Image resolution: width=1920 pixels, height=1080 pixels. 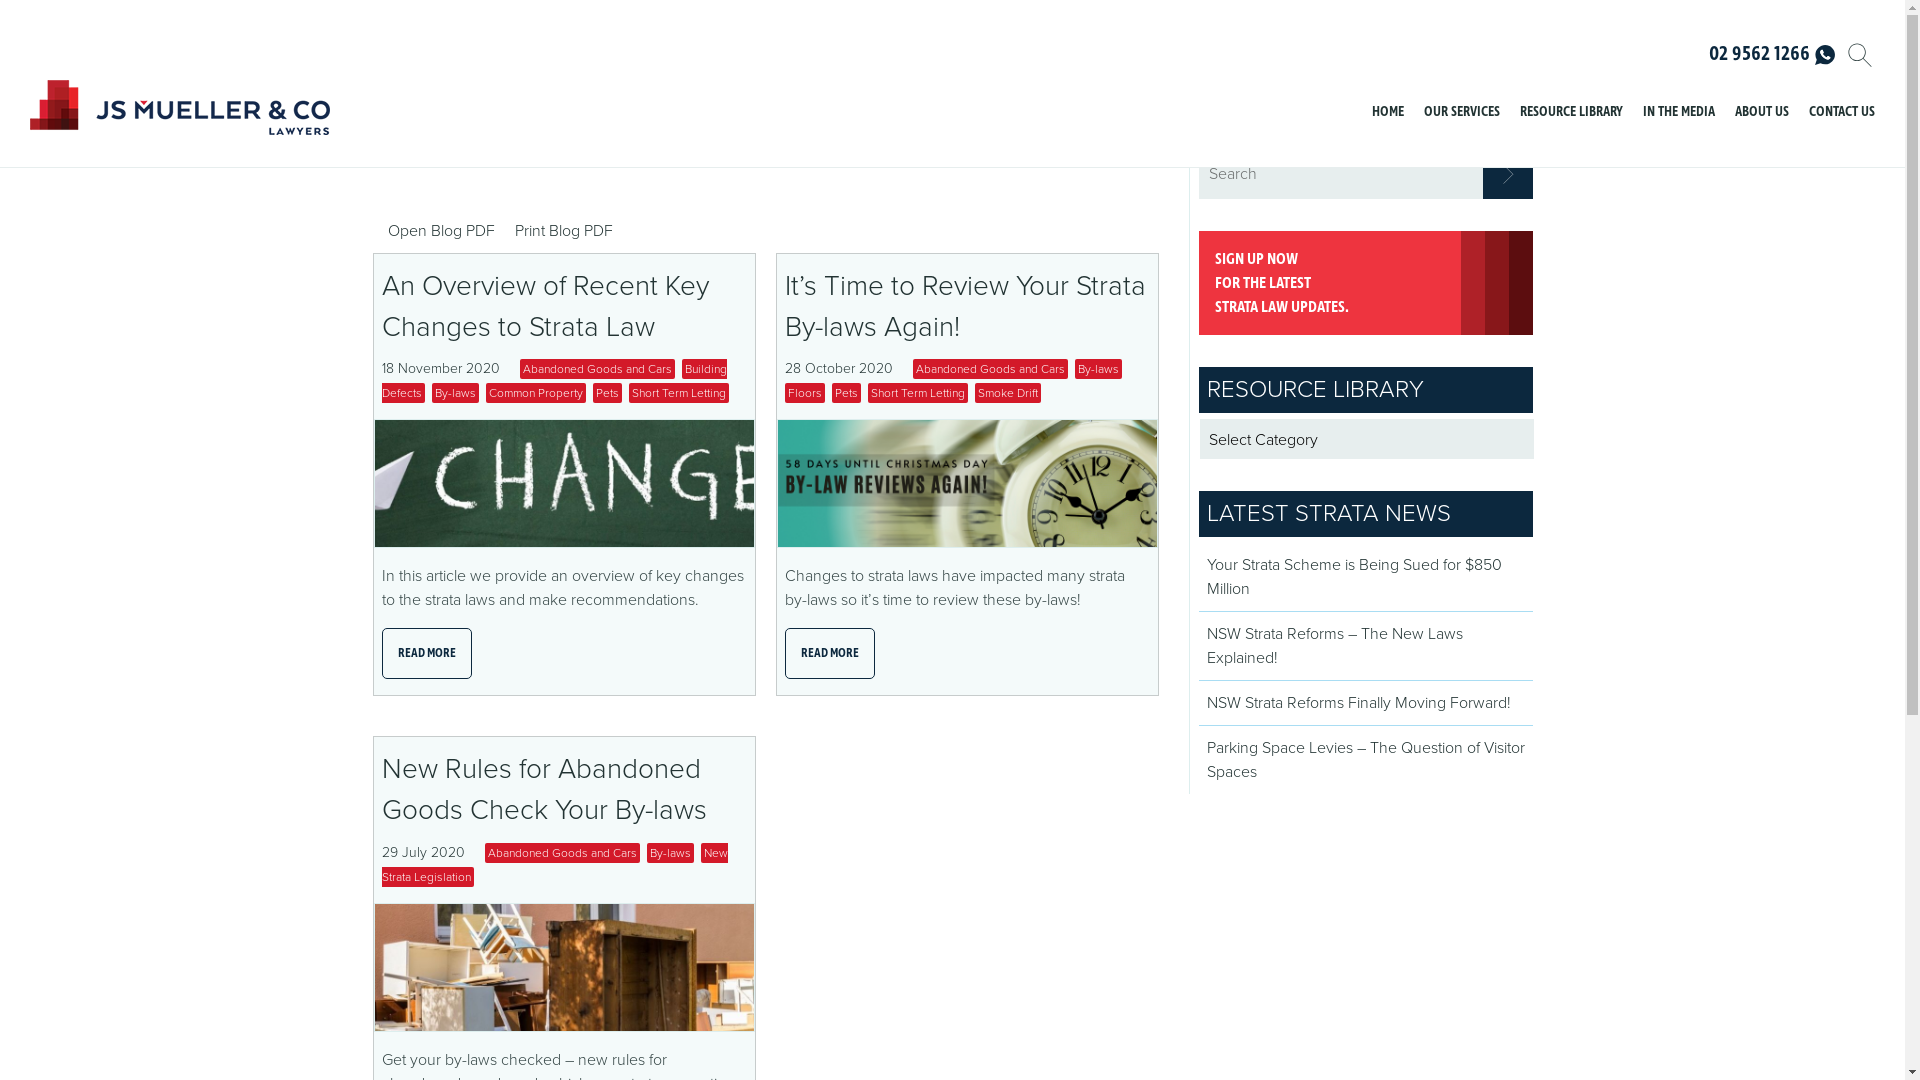 What do you see at coordinates (555, 863) in the screenshot?
I see `'New Strata Legislation'` at bounding box center [555, 863].